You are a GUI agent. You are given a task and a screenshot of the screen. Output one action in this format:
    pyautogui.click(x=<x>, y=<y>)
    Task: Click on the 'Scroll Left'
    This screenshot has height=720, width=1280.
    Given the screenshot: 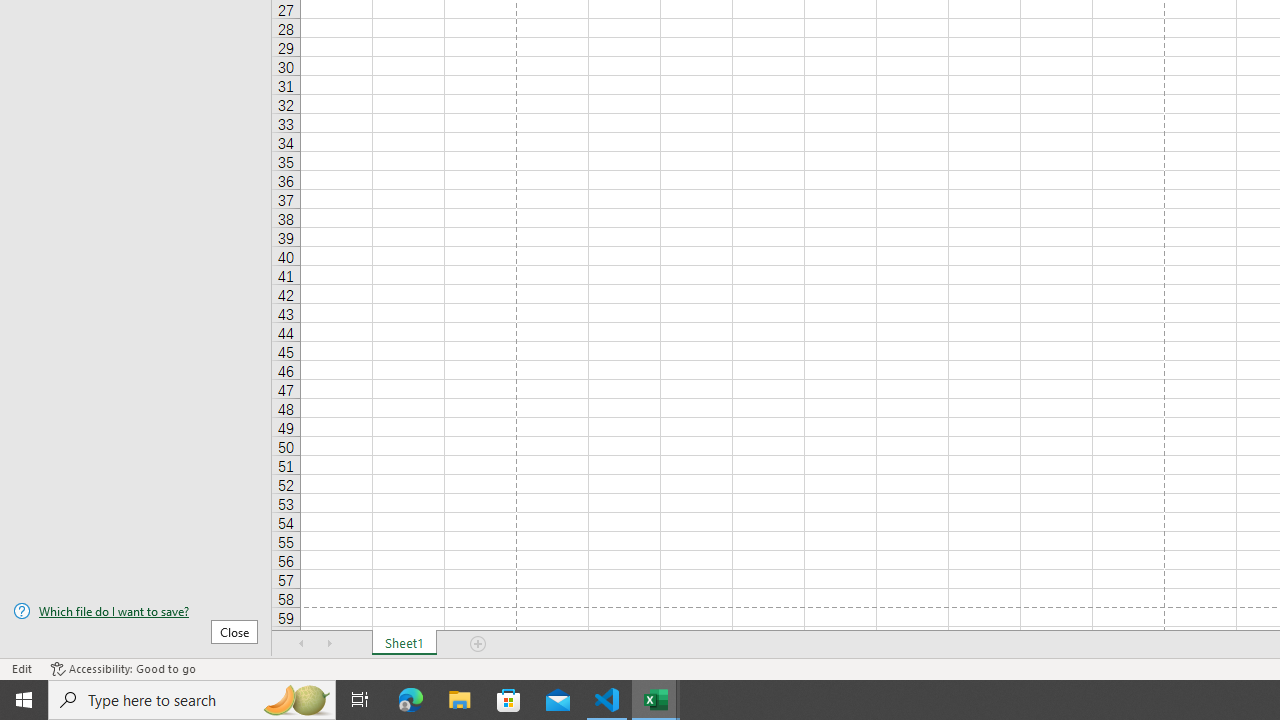 What is the action you would take?
    pyautogui.click(x=301, y=644)
    